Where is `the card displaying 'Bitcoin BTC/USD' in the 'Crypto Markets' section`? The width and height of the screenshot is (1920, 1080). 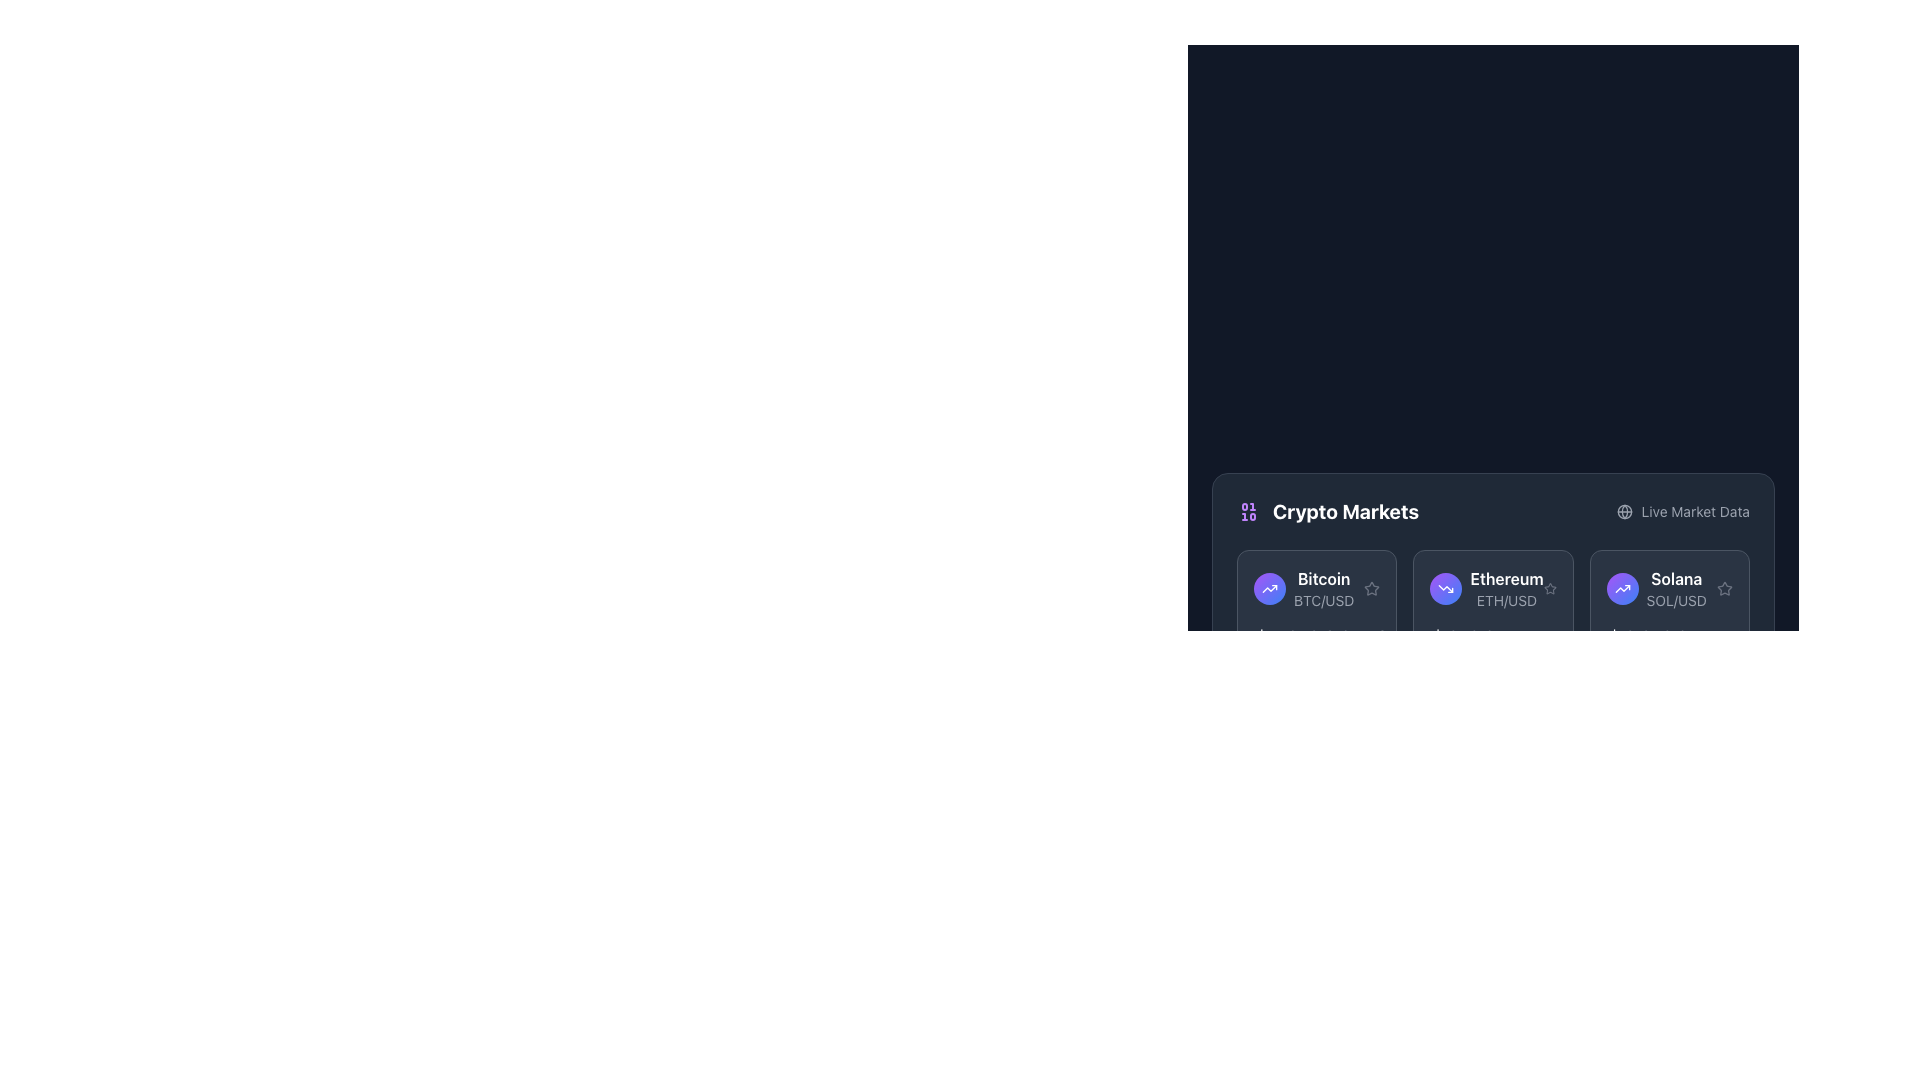
the card displaying 'Bitcoin BTC/USD' in the 'Crypto Markets' section is located at coordinates (1317, 588).